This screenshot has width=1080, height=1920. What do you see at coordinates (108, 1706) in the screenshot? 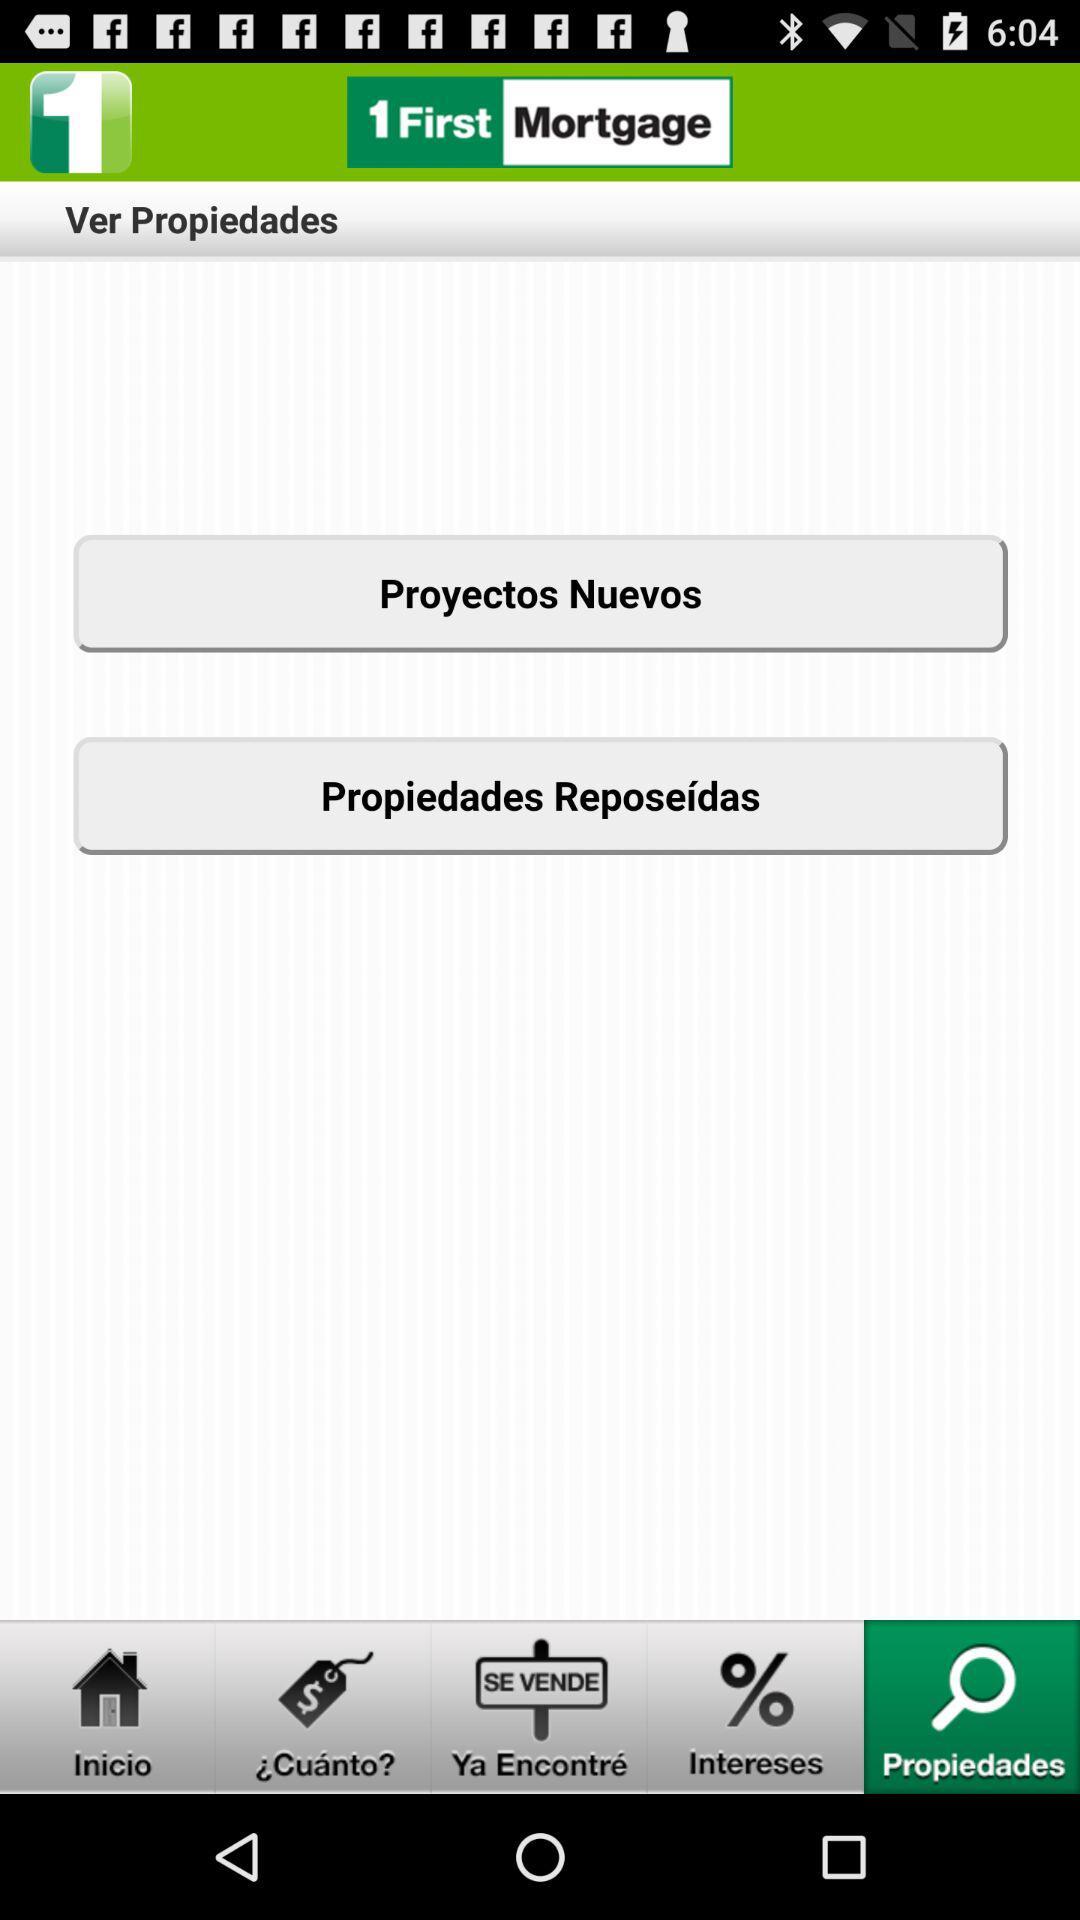
I see `home icon` at bounding box center [108, 1706].